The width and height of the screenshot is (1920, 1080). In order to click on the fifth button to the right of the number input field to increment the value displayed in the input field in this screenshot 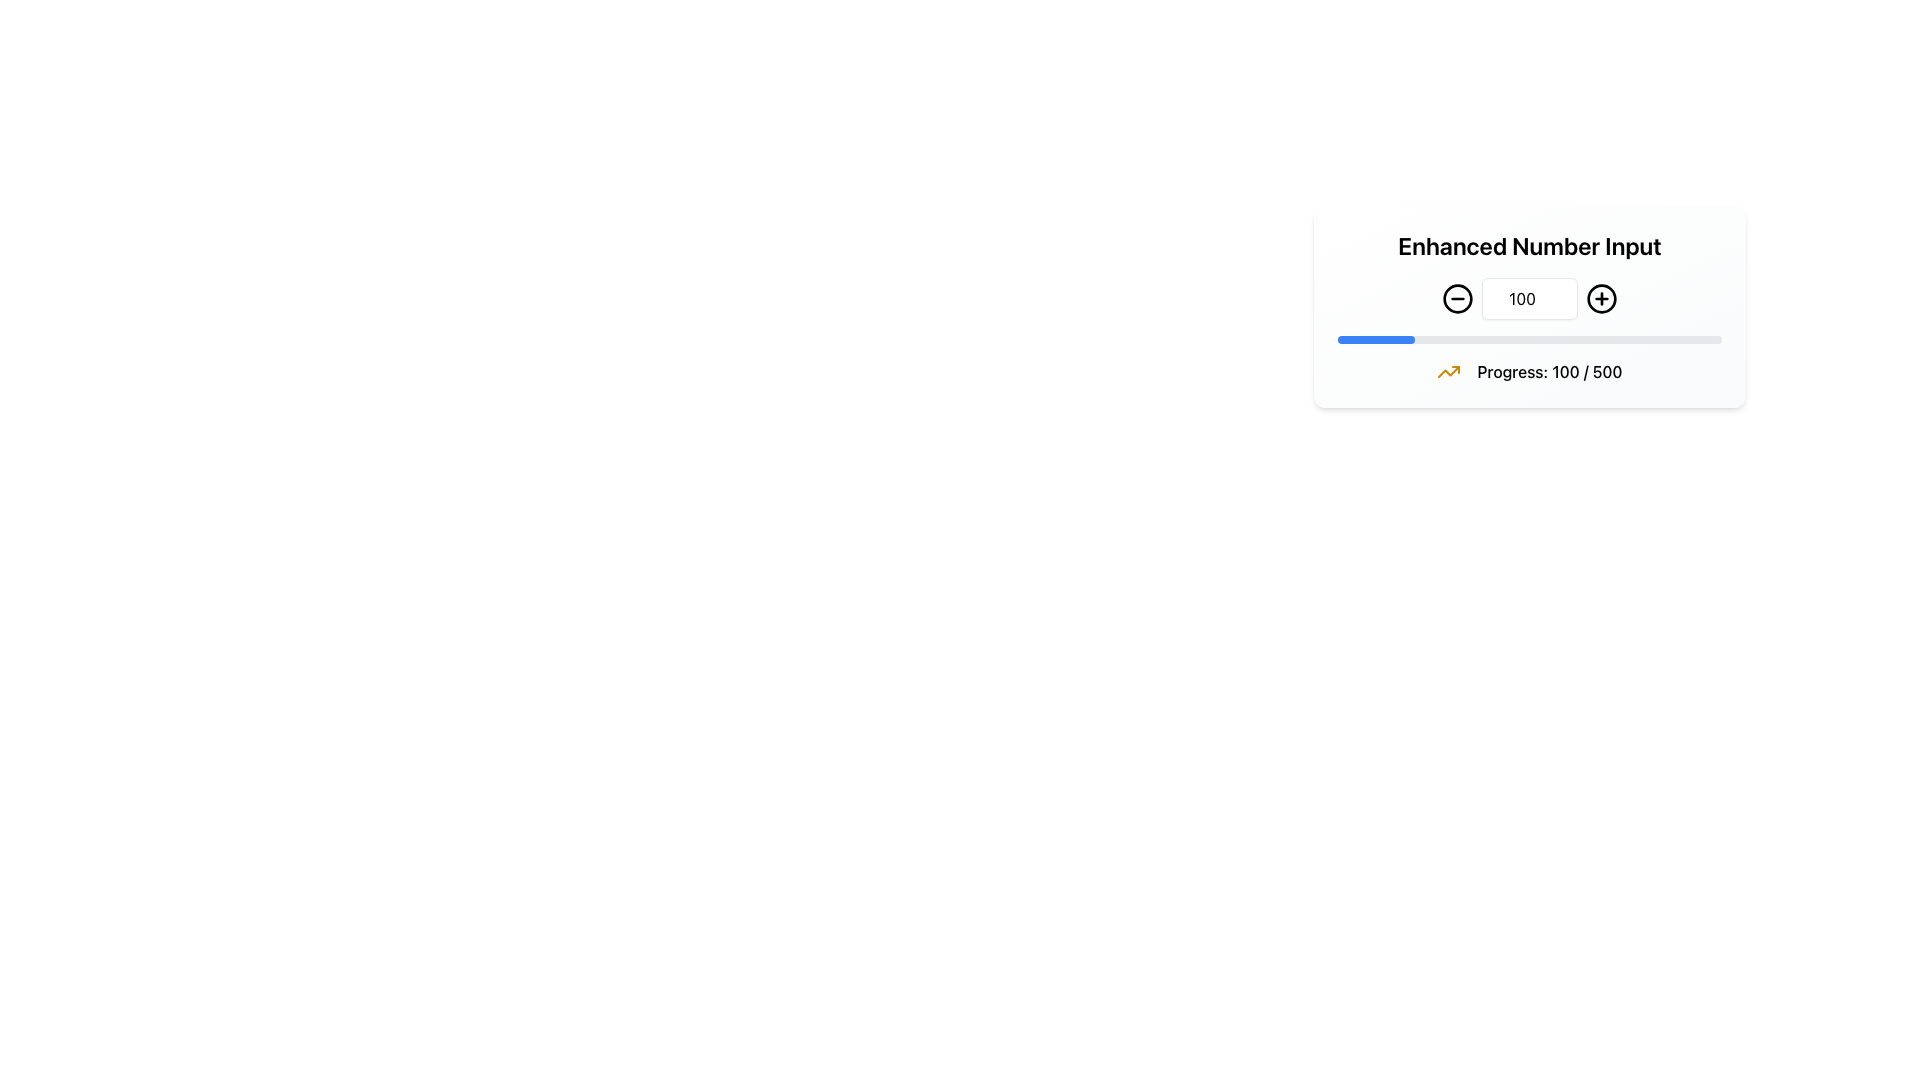, I will do `click(1602, 299)`.